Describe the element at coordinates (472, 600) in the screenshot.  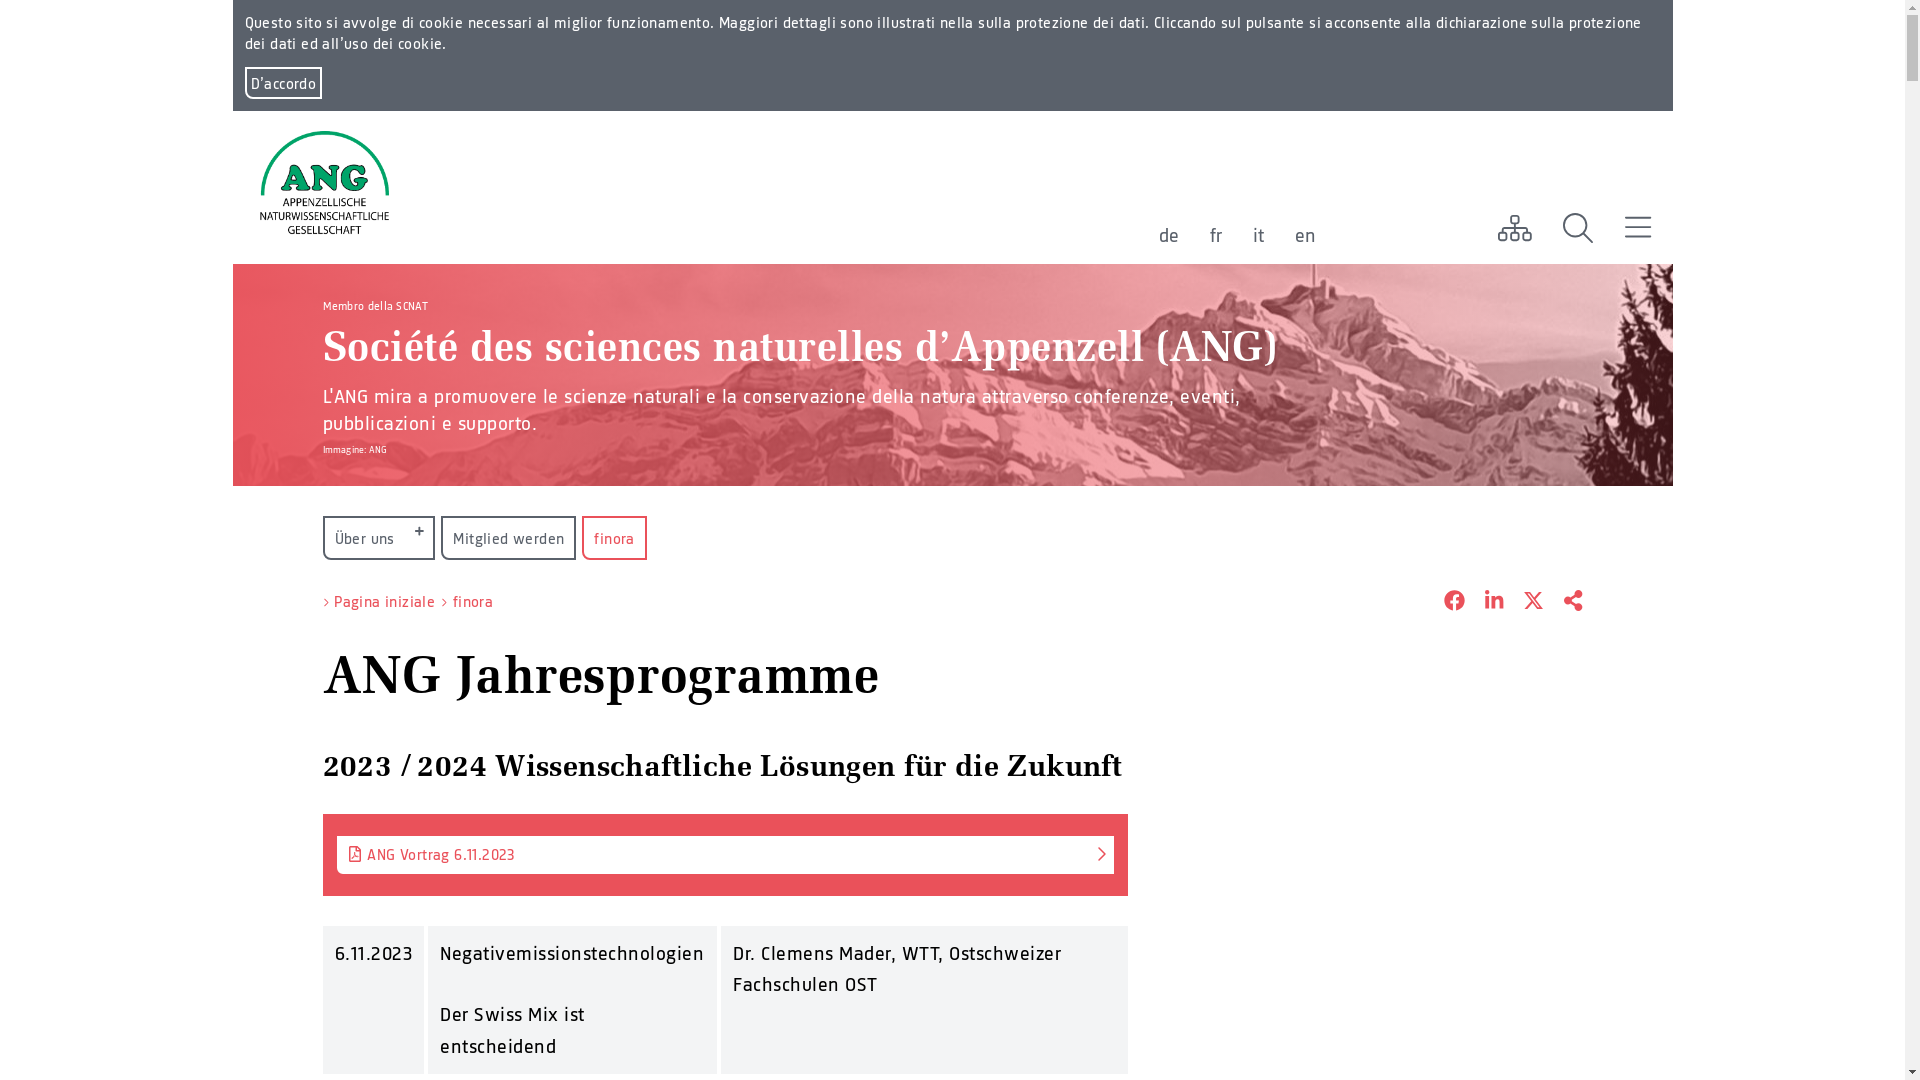
I see `'finora'` at that location.